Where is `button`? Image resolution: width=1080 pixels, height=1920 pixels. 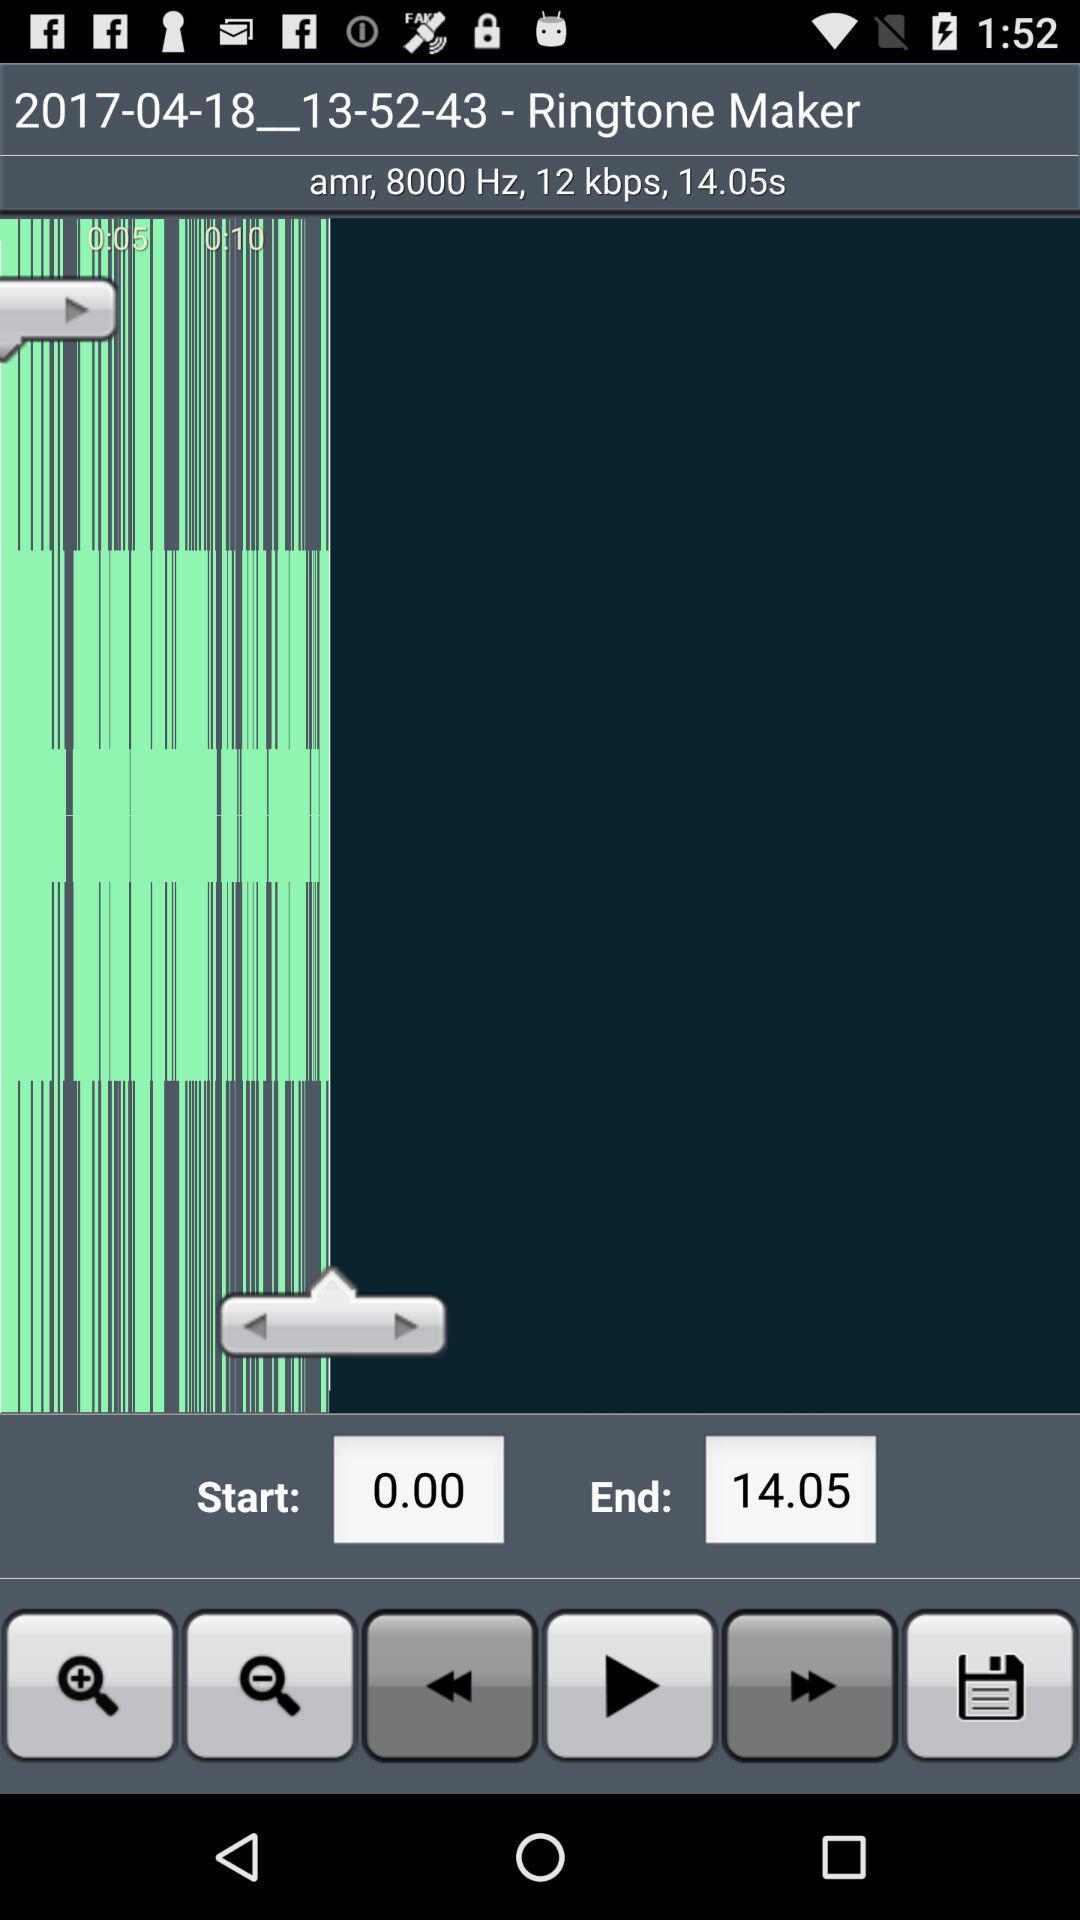
button is located at coordinates (628, 1684).